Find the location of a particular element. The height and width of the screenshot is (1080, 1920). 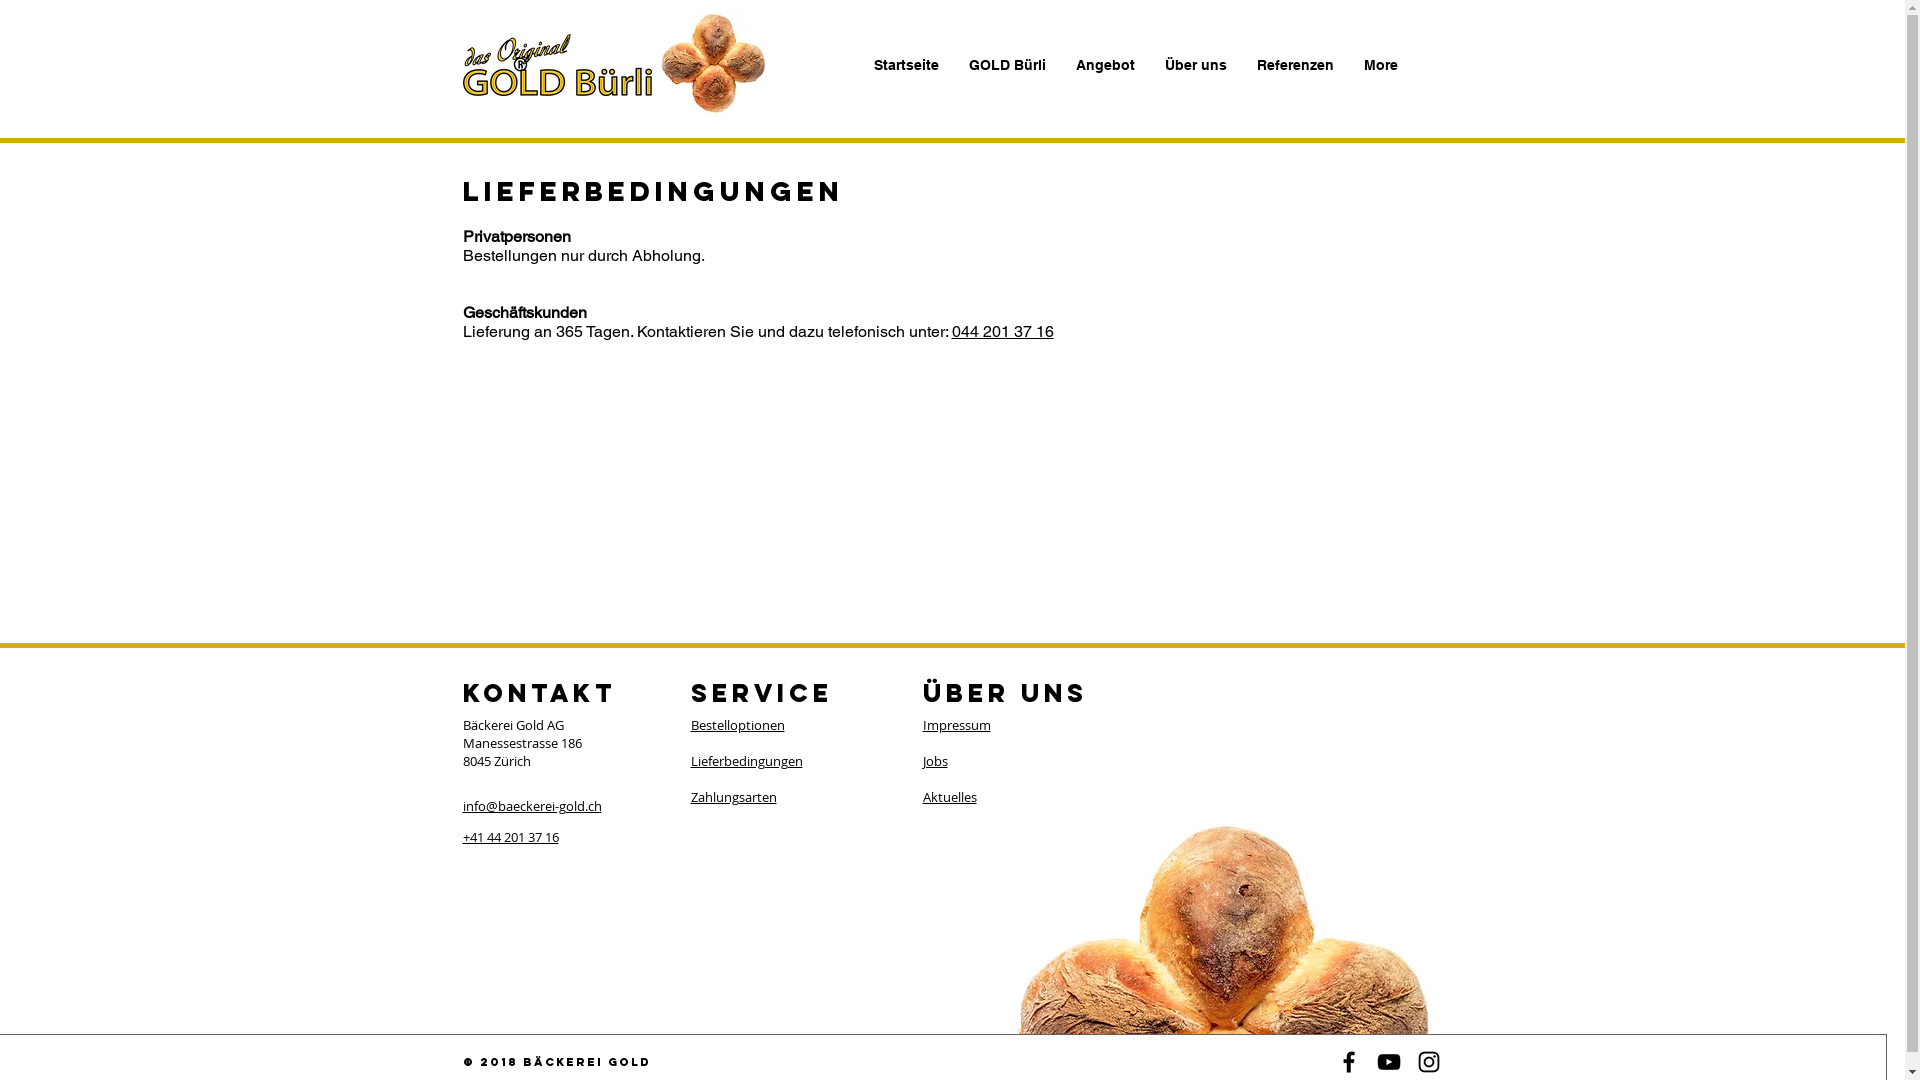

'Impressum' is located at coordinates (954, 725).